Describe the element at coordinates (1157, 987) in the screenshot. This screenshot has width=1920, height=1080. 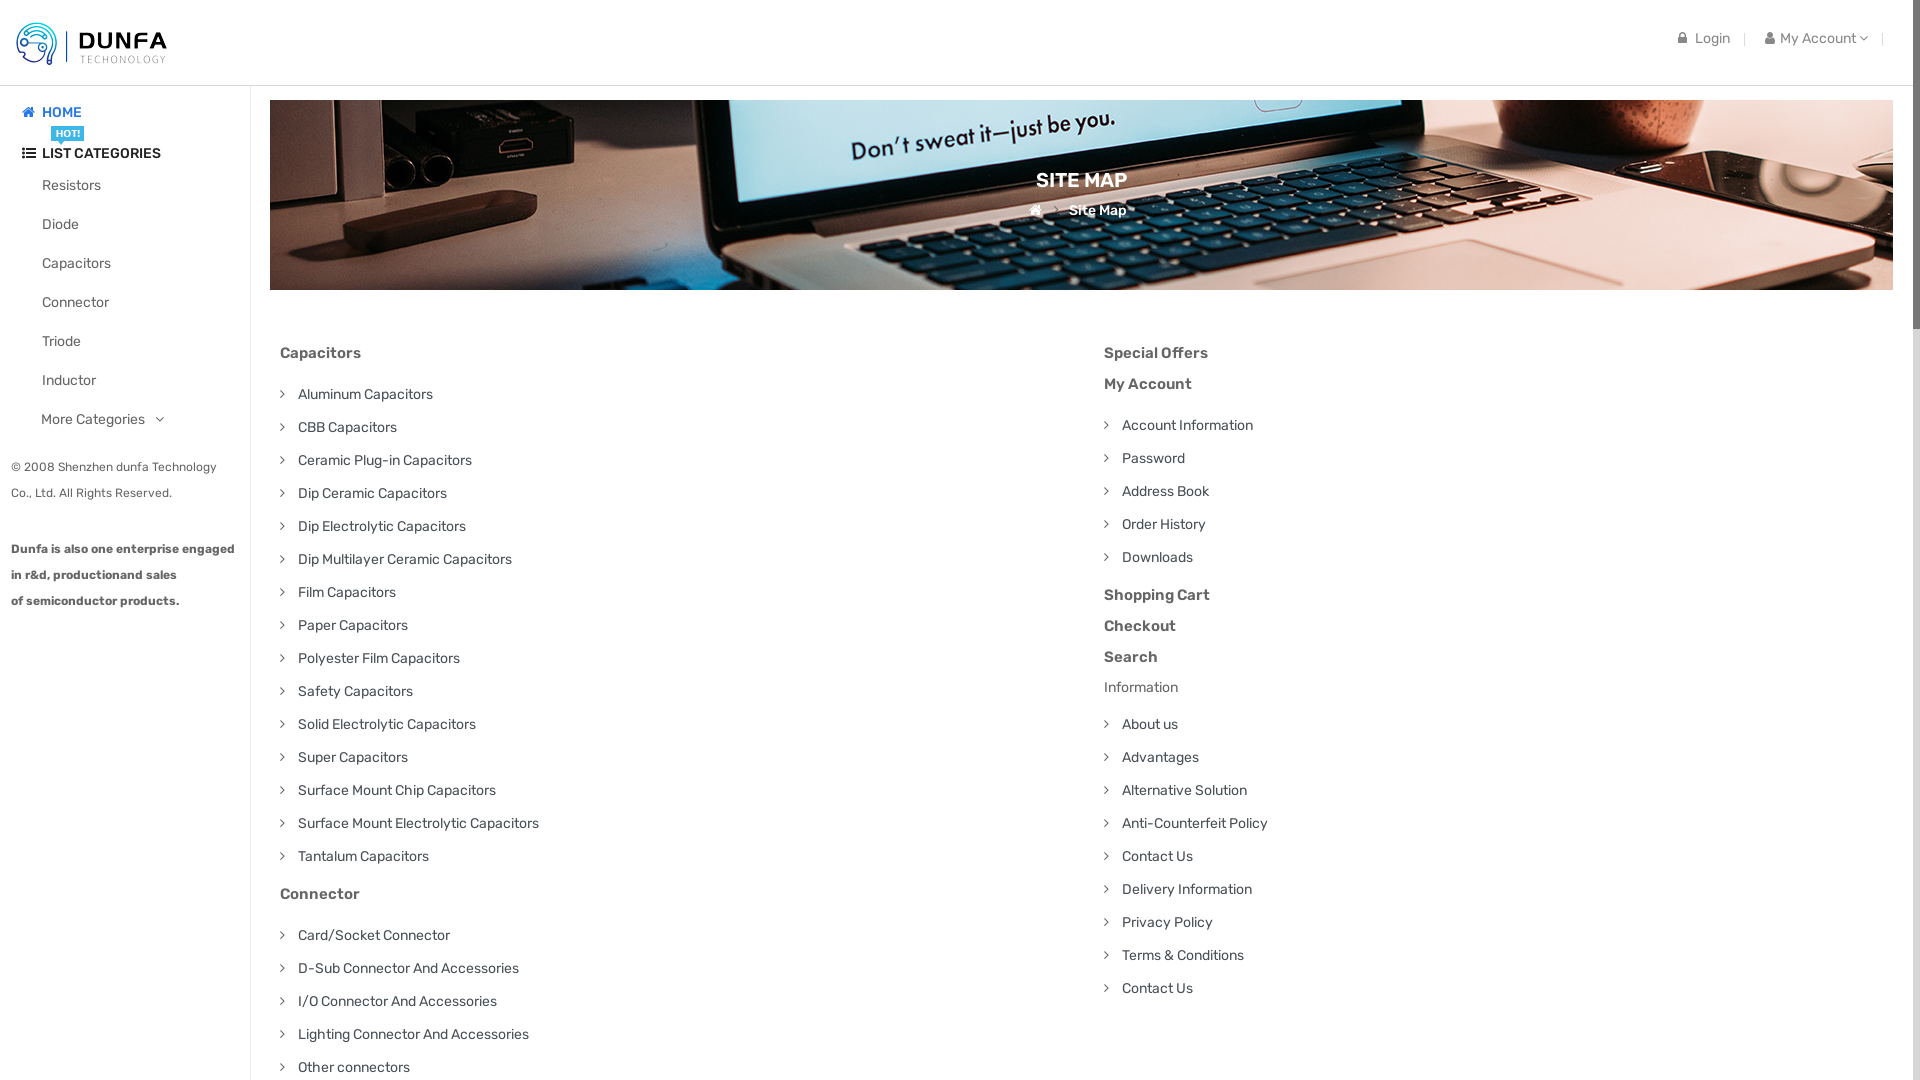
I see `'Contact Us'` at that location.